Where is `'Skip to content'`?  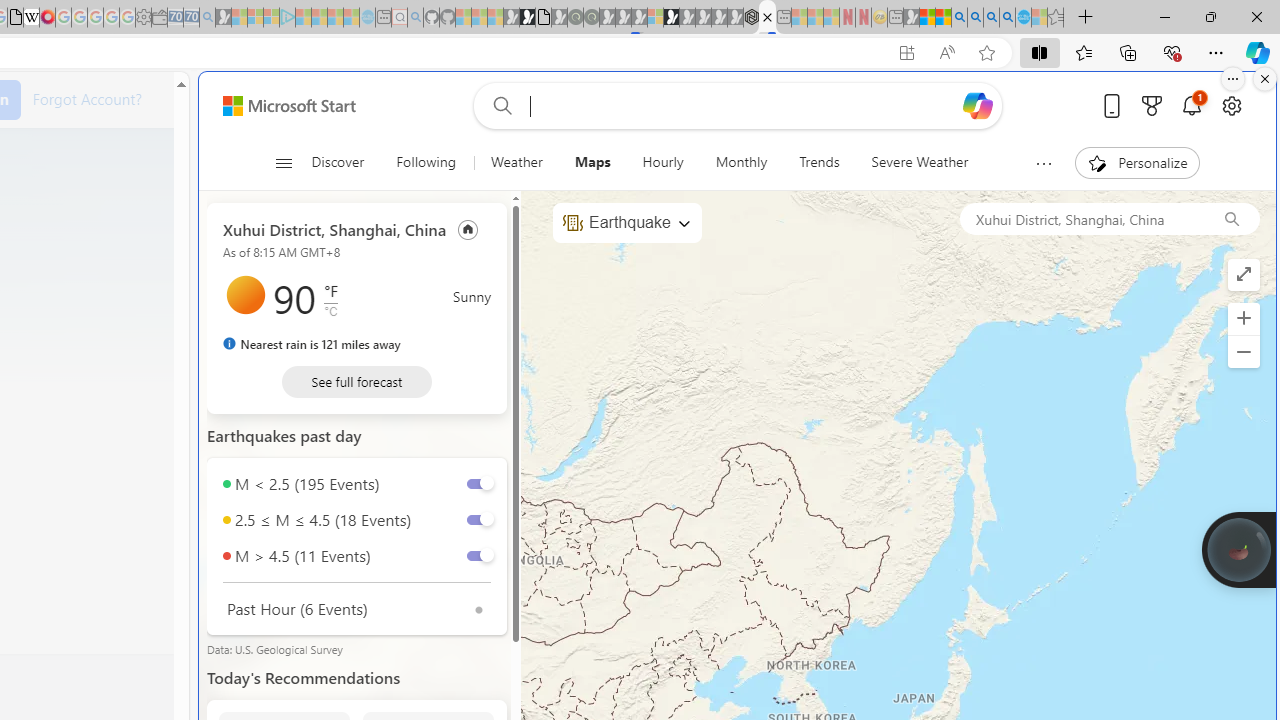 'Skip to content' is located at coordinates (281, 105).